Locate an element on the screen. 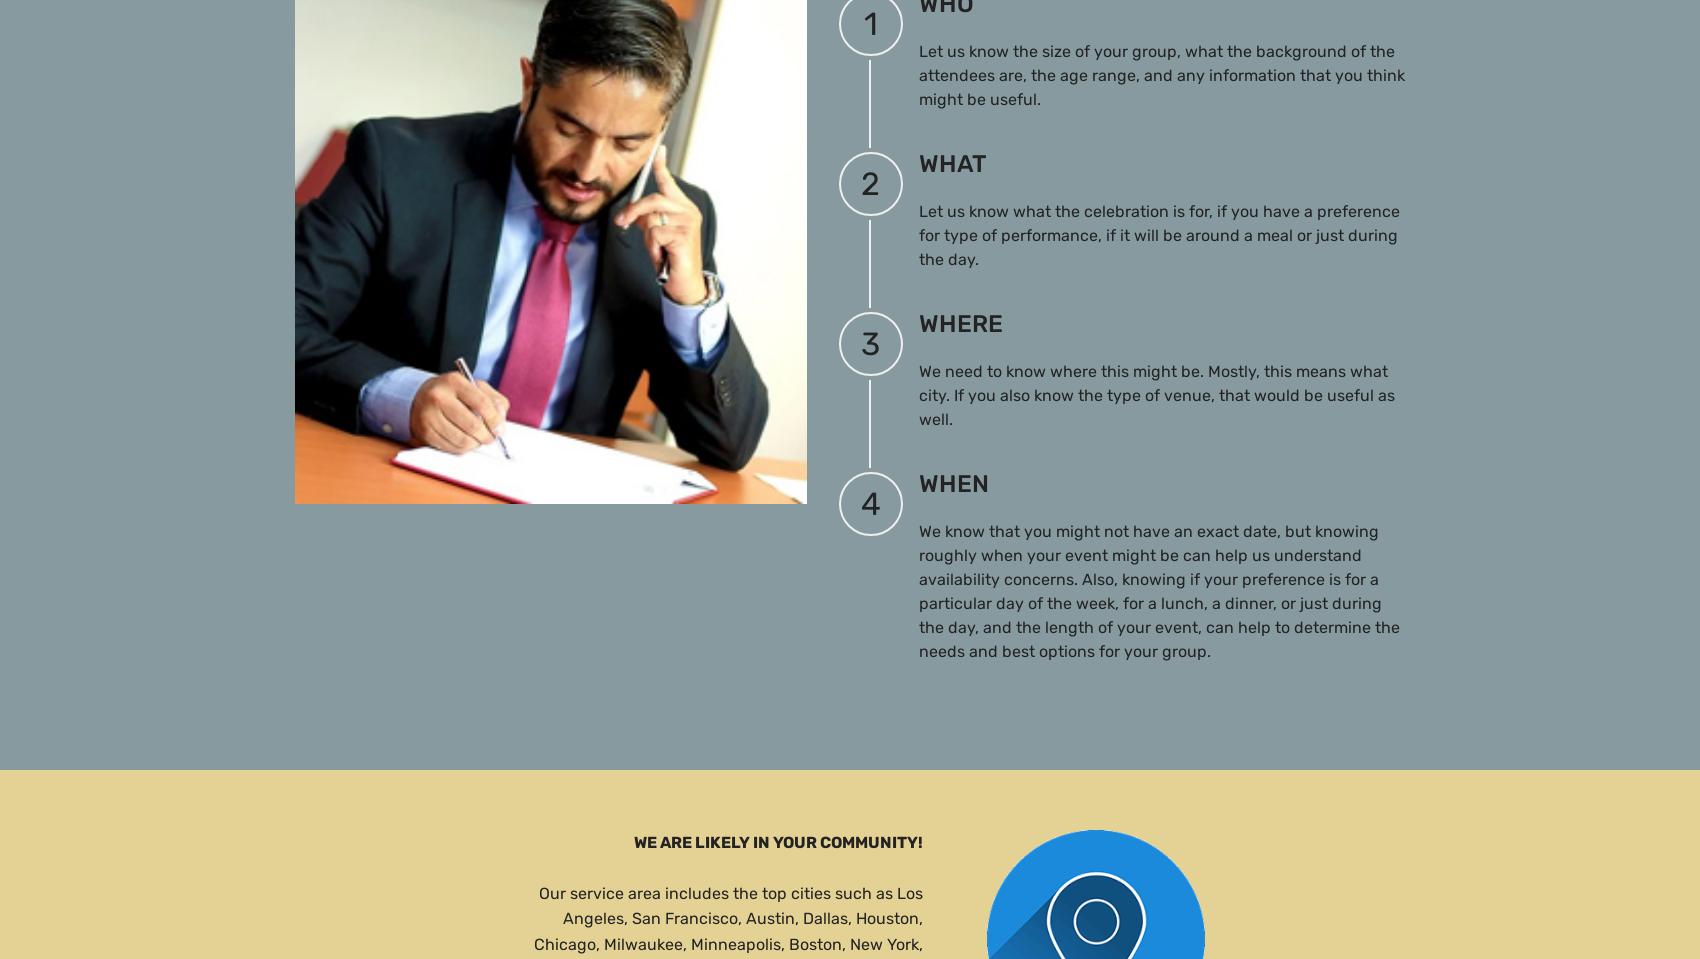  '3' is located at coordinates (870, 342).